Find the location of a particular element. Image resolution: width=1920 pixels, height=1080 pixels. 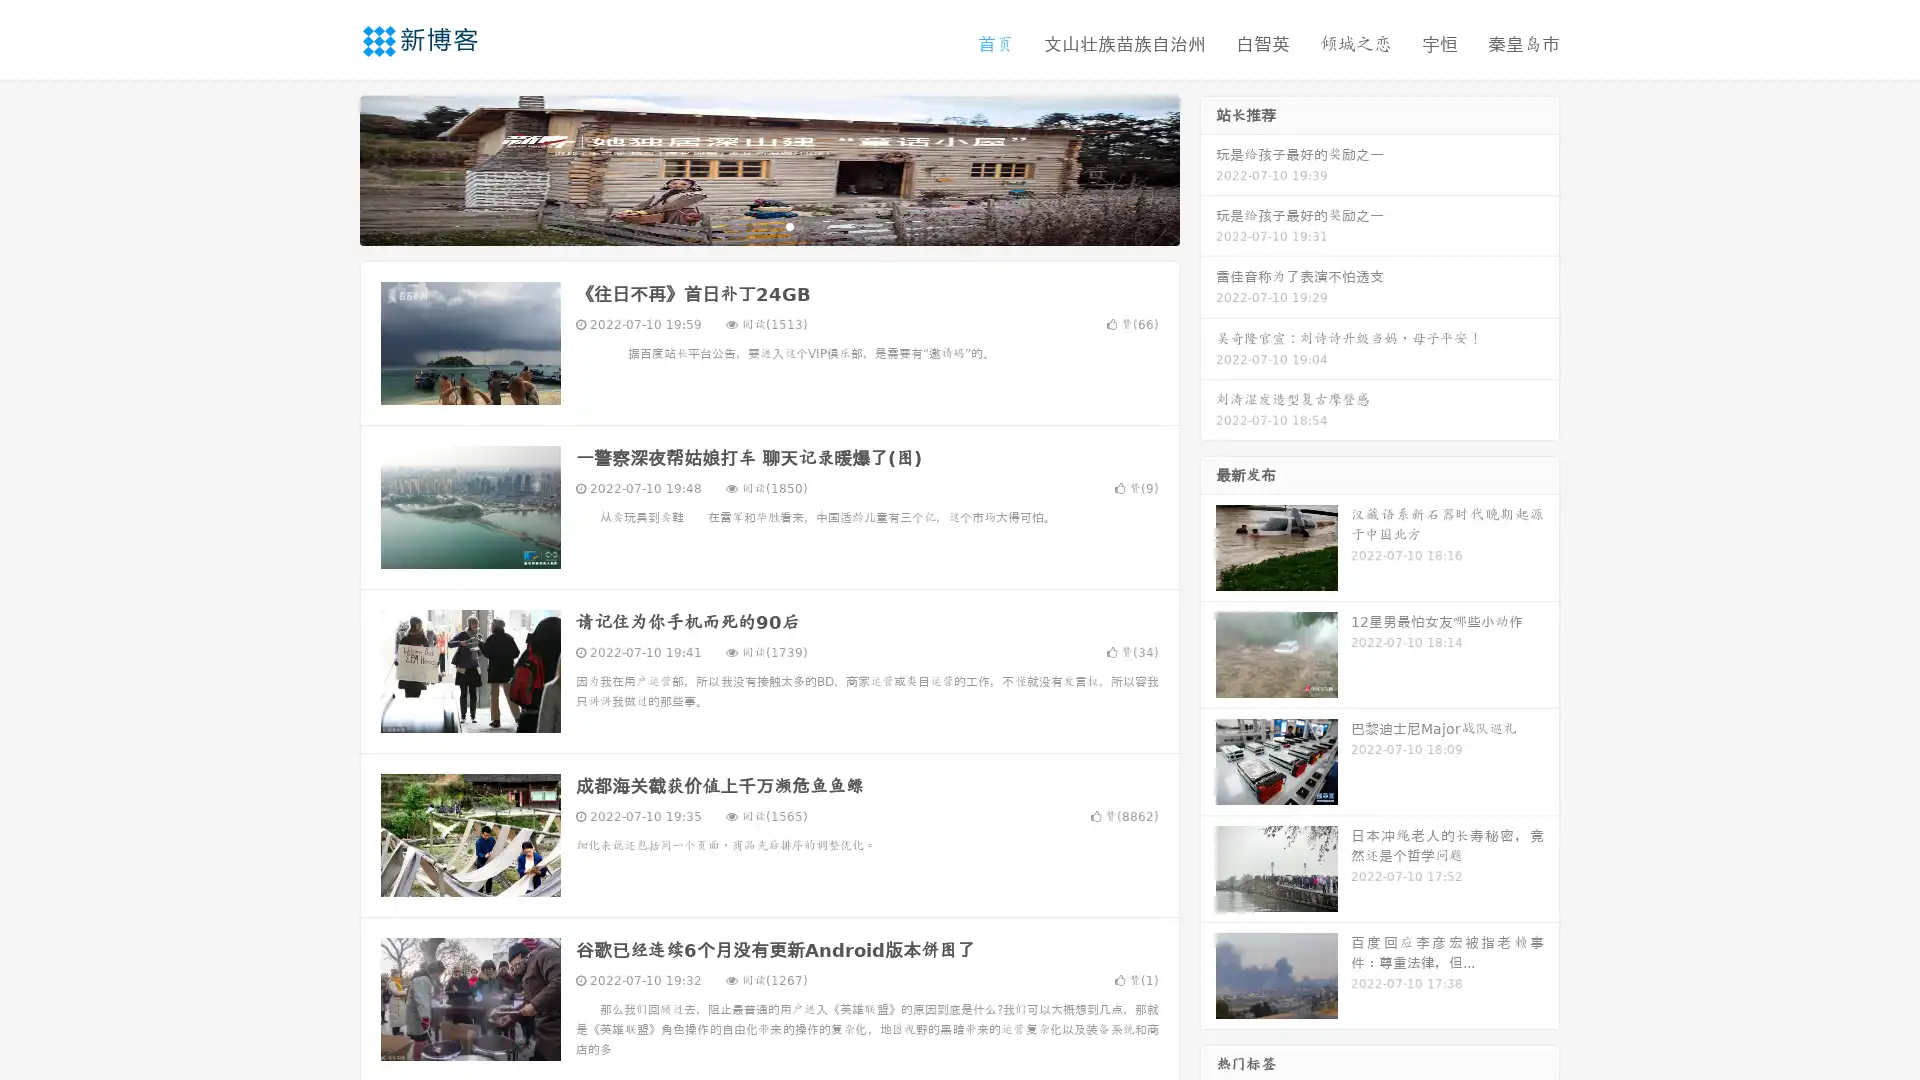

Previous slide is located at coordinates (330, 168).